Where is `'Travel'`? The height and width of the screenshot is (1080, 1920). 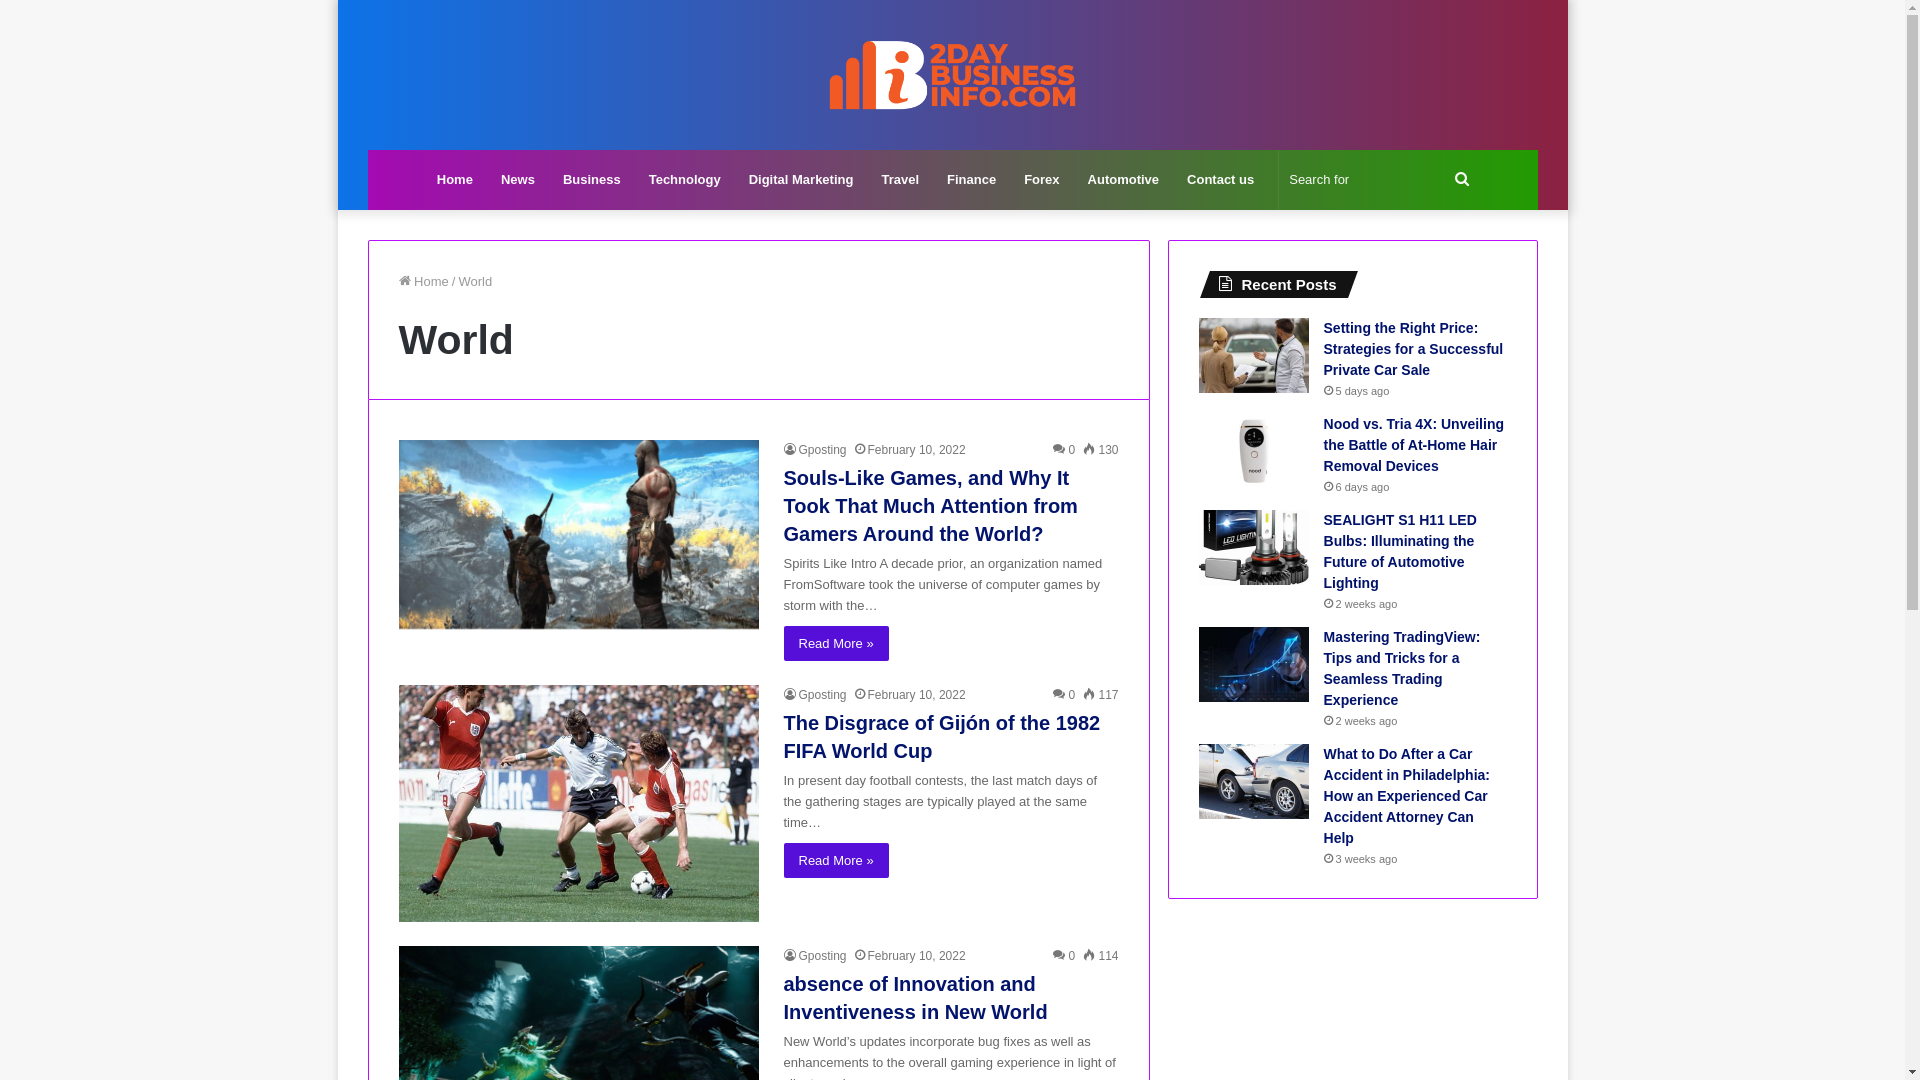
'Travel' is located at coordinates (867, 180).